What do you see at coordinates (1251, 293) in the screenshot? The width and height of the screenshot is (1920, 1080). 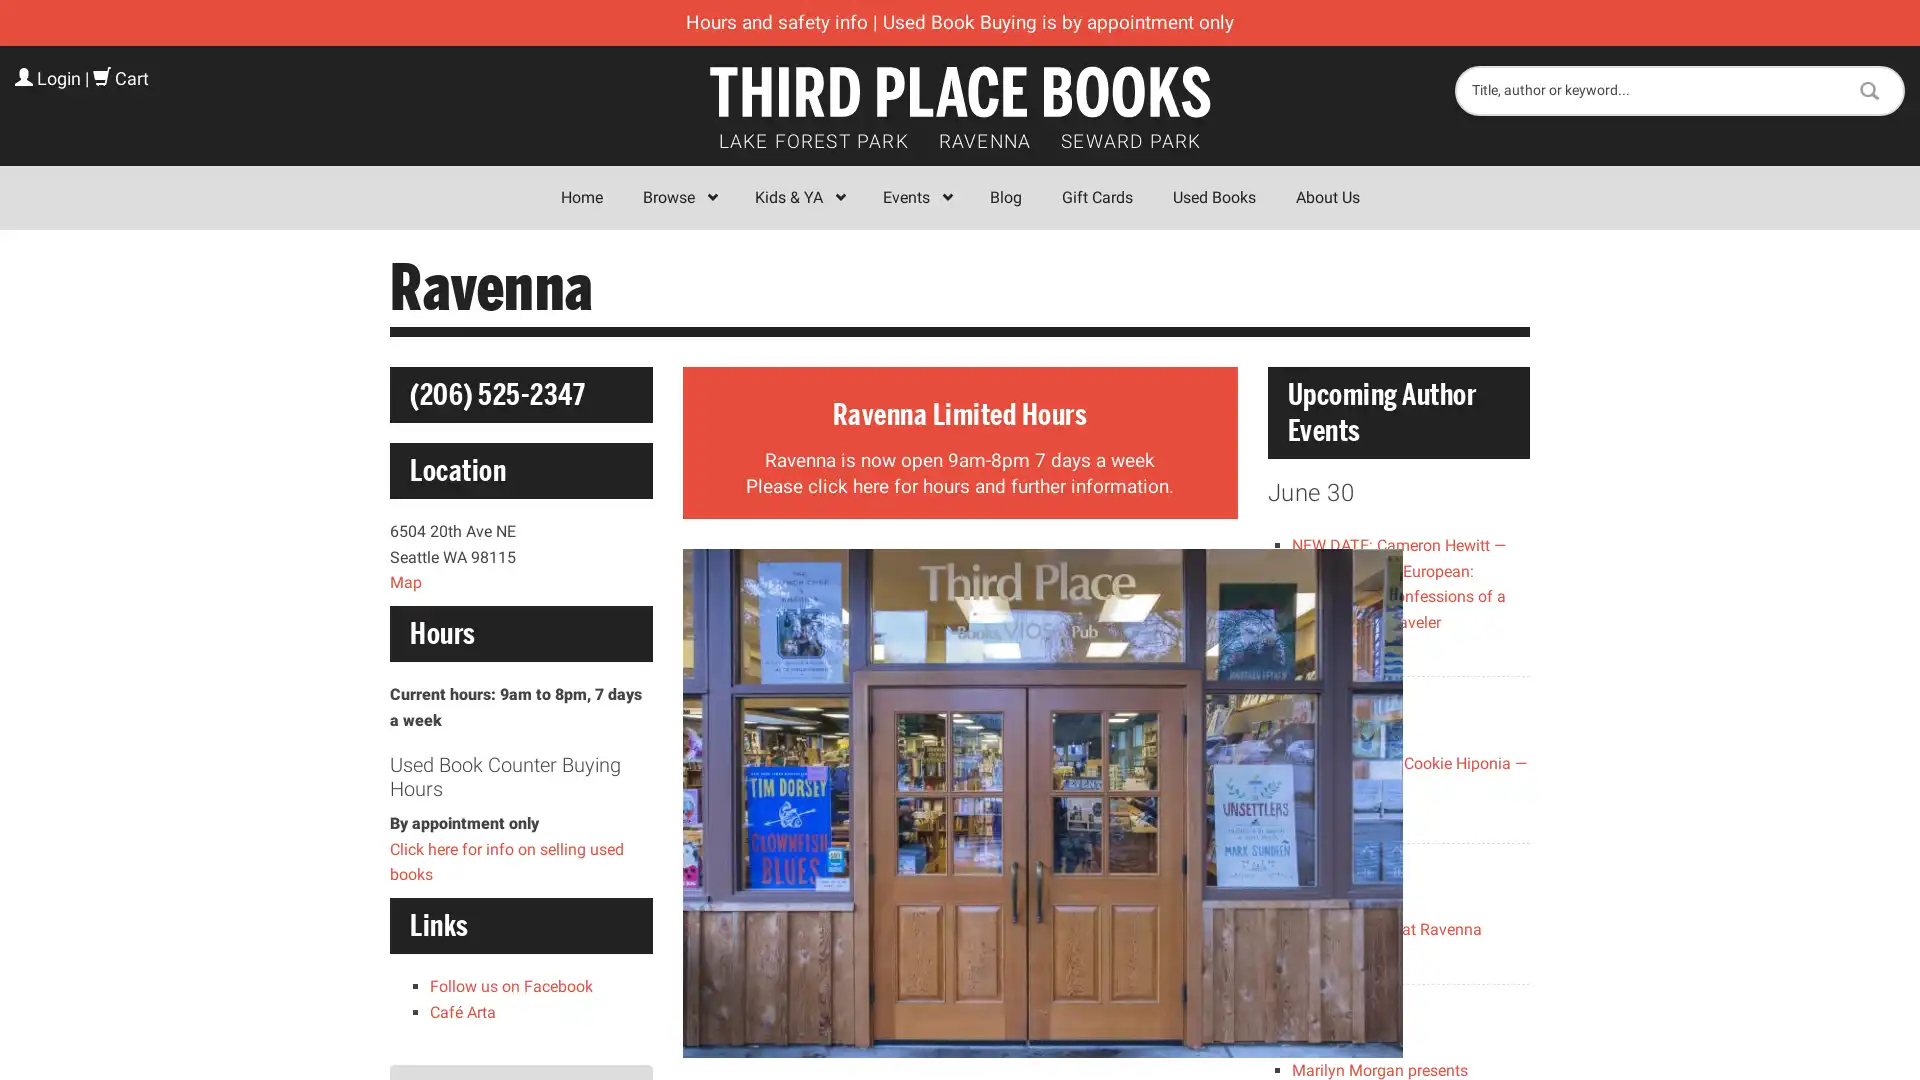 I see `Close` at bounding box center [1251, 293].